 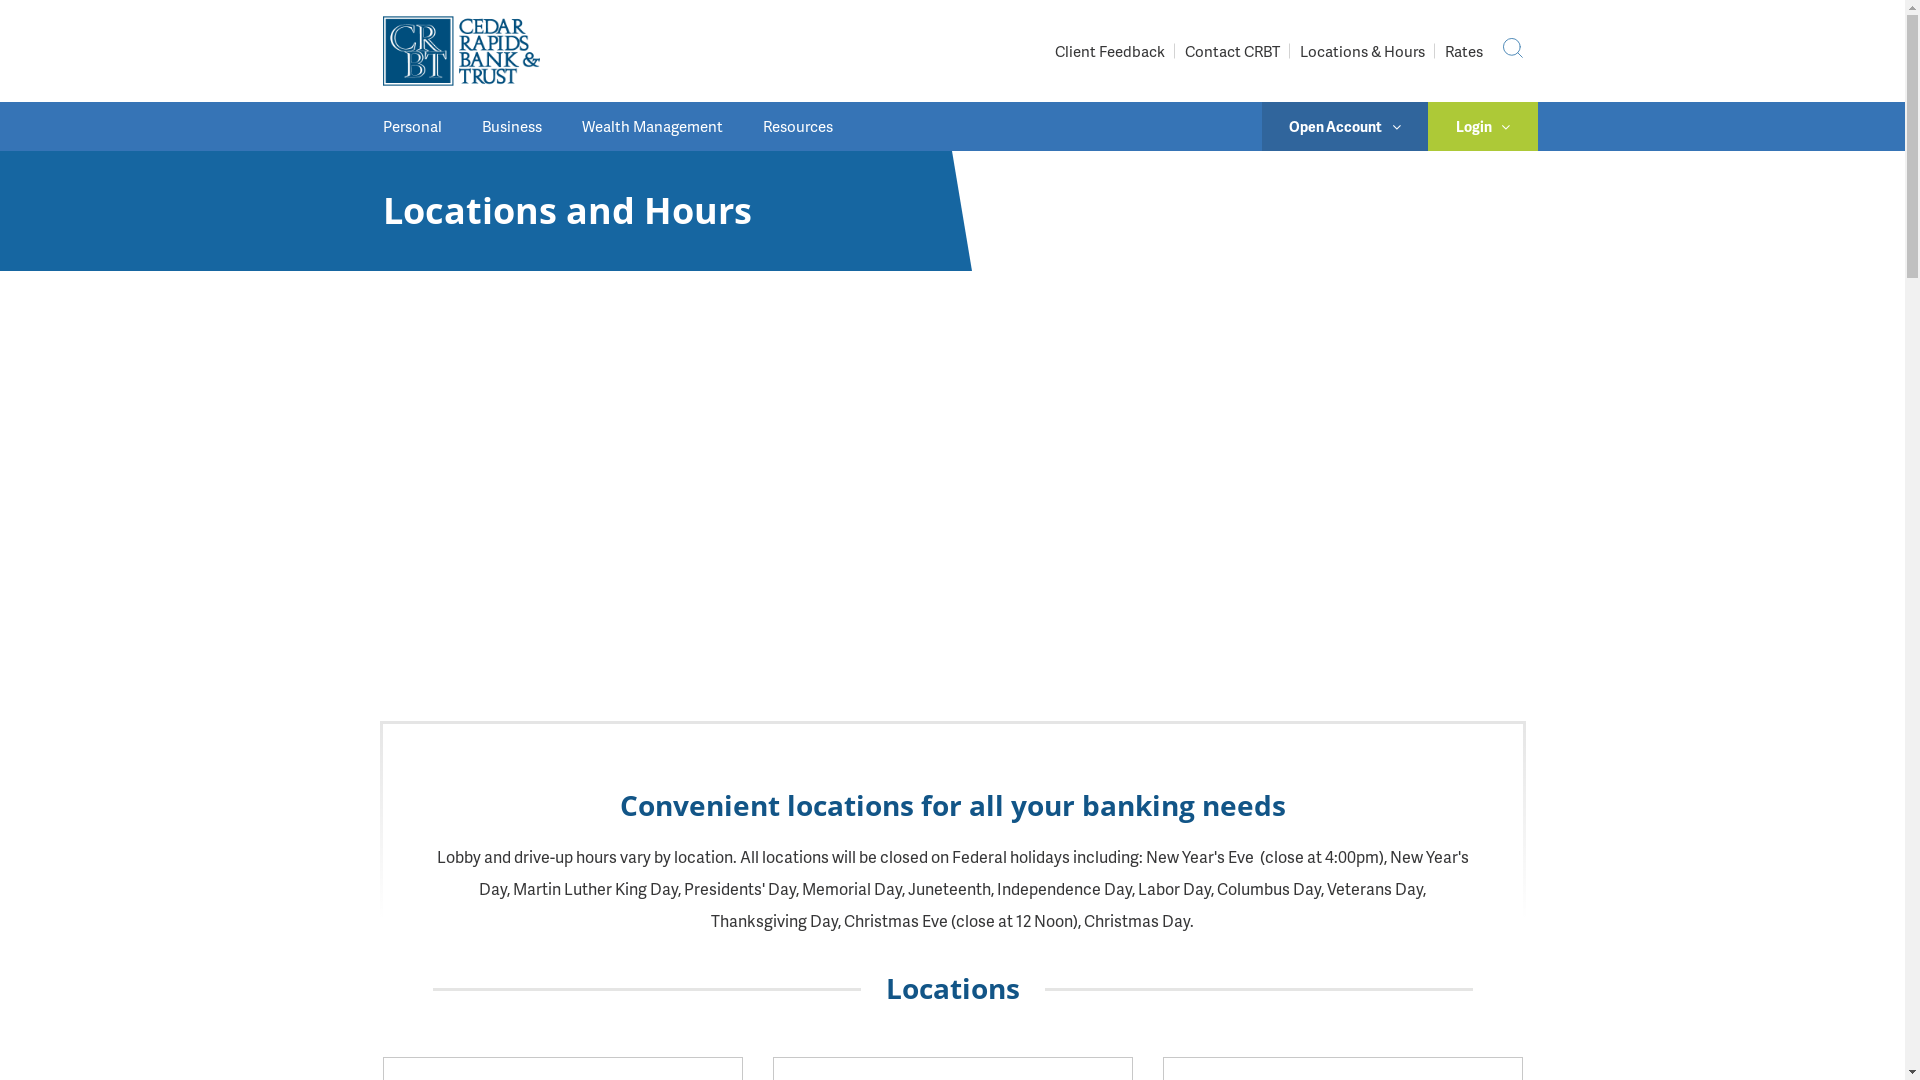 I want to click on 'Locations & Hours', so click(x=1361, y=49).